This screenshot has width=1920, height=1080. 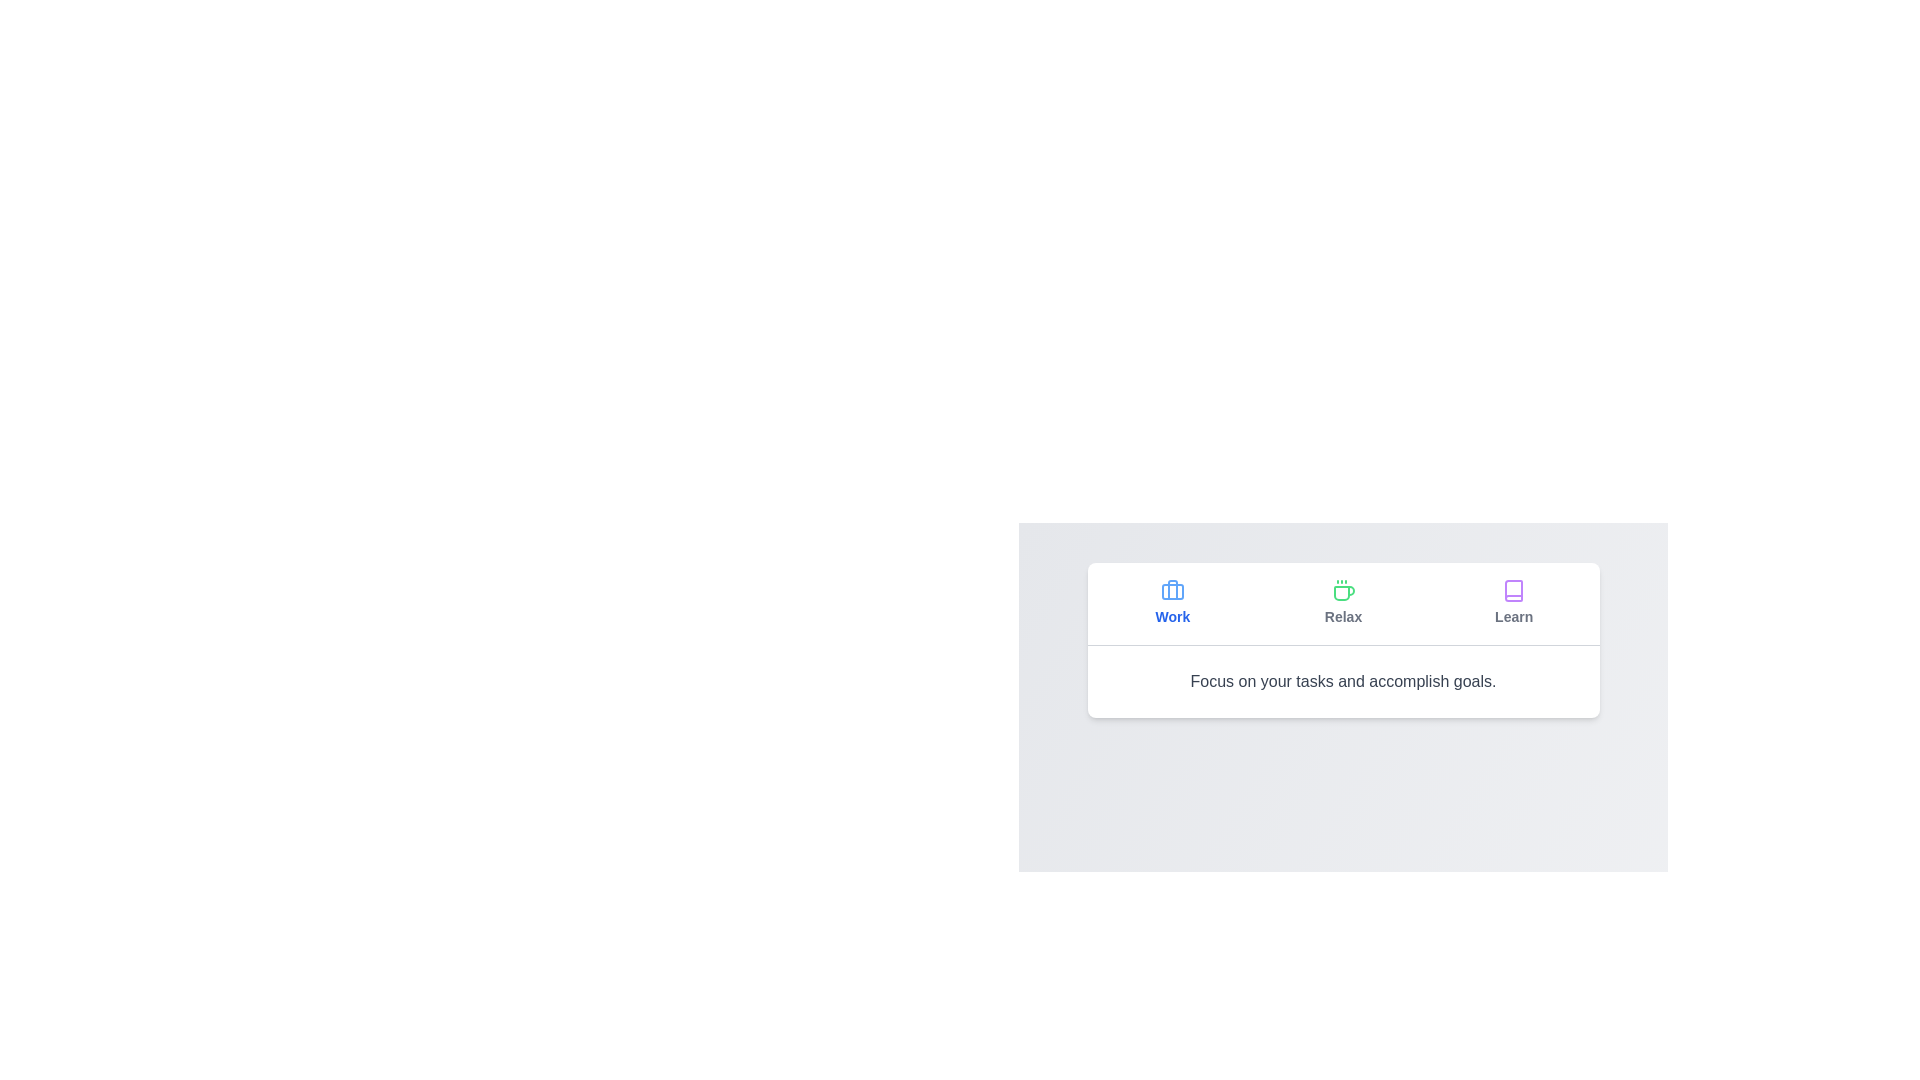 What do you see at coordinates (1343, 603) in the screenshot?
I see `the Relax tab to switch to it` at bounding box center [1343, 603].